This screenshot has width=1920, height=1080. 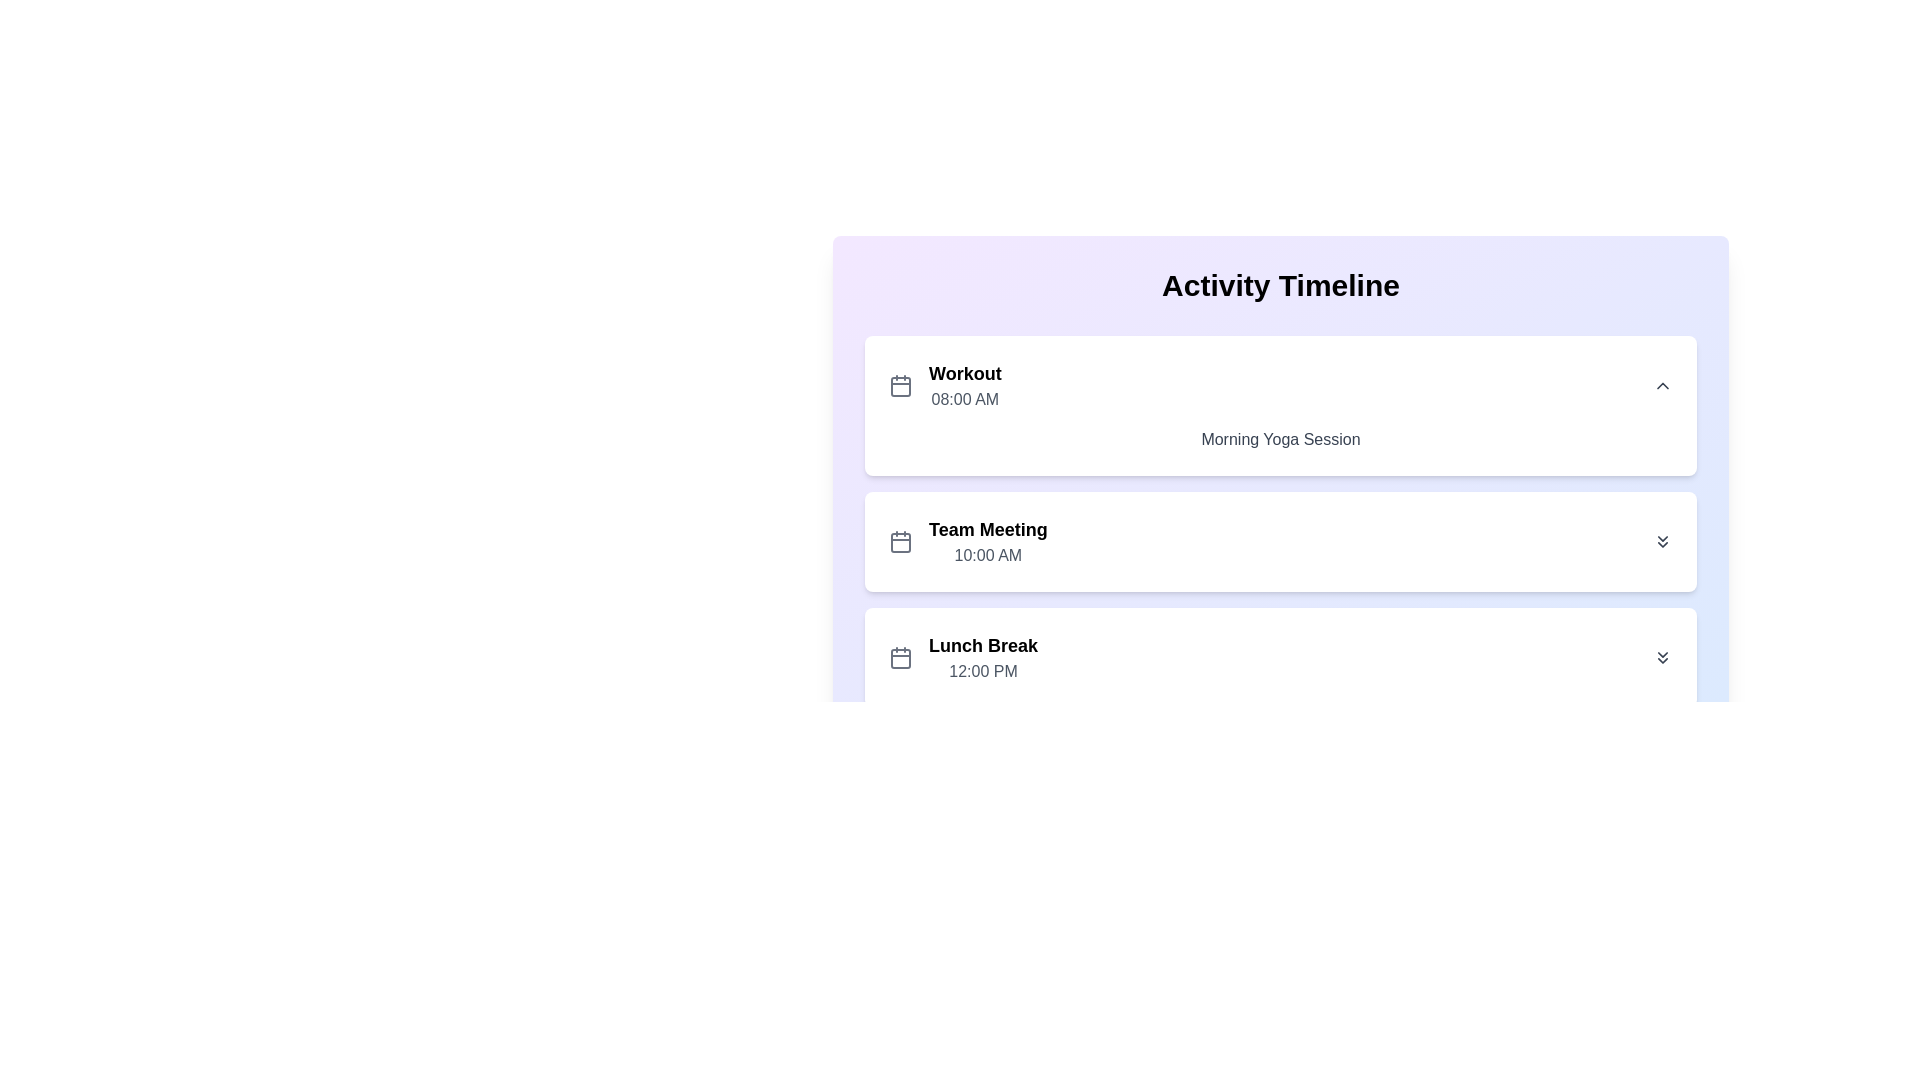 I want to click on the schedule item representing 'Lunch Break' at 12:00 PM, which is the third item in the list, located between 'Team Meeting 10:00 AM' and subsequent items, so click(x=1281, y=658).